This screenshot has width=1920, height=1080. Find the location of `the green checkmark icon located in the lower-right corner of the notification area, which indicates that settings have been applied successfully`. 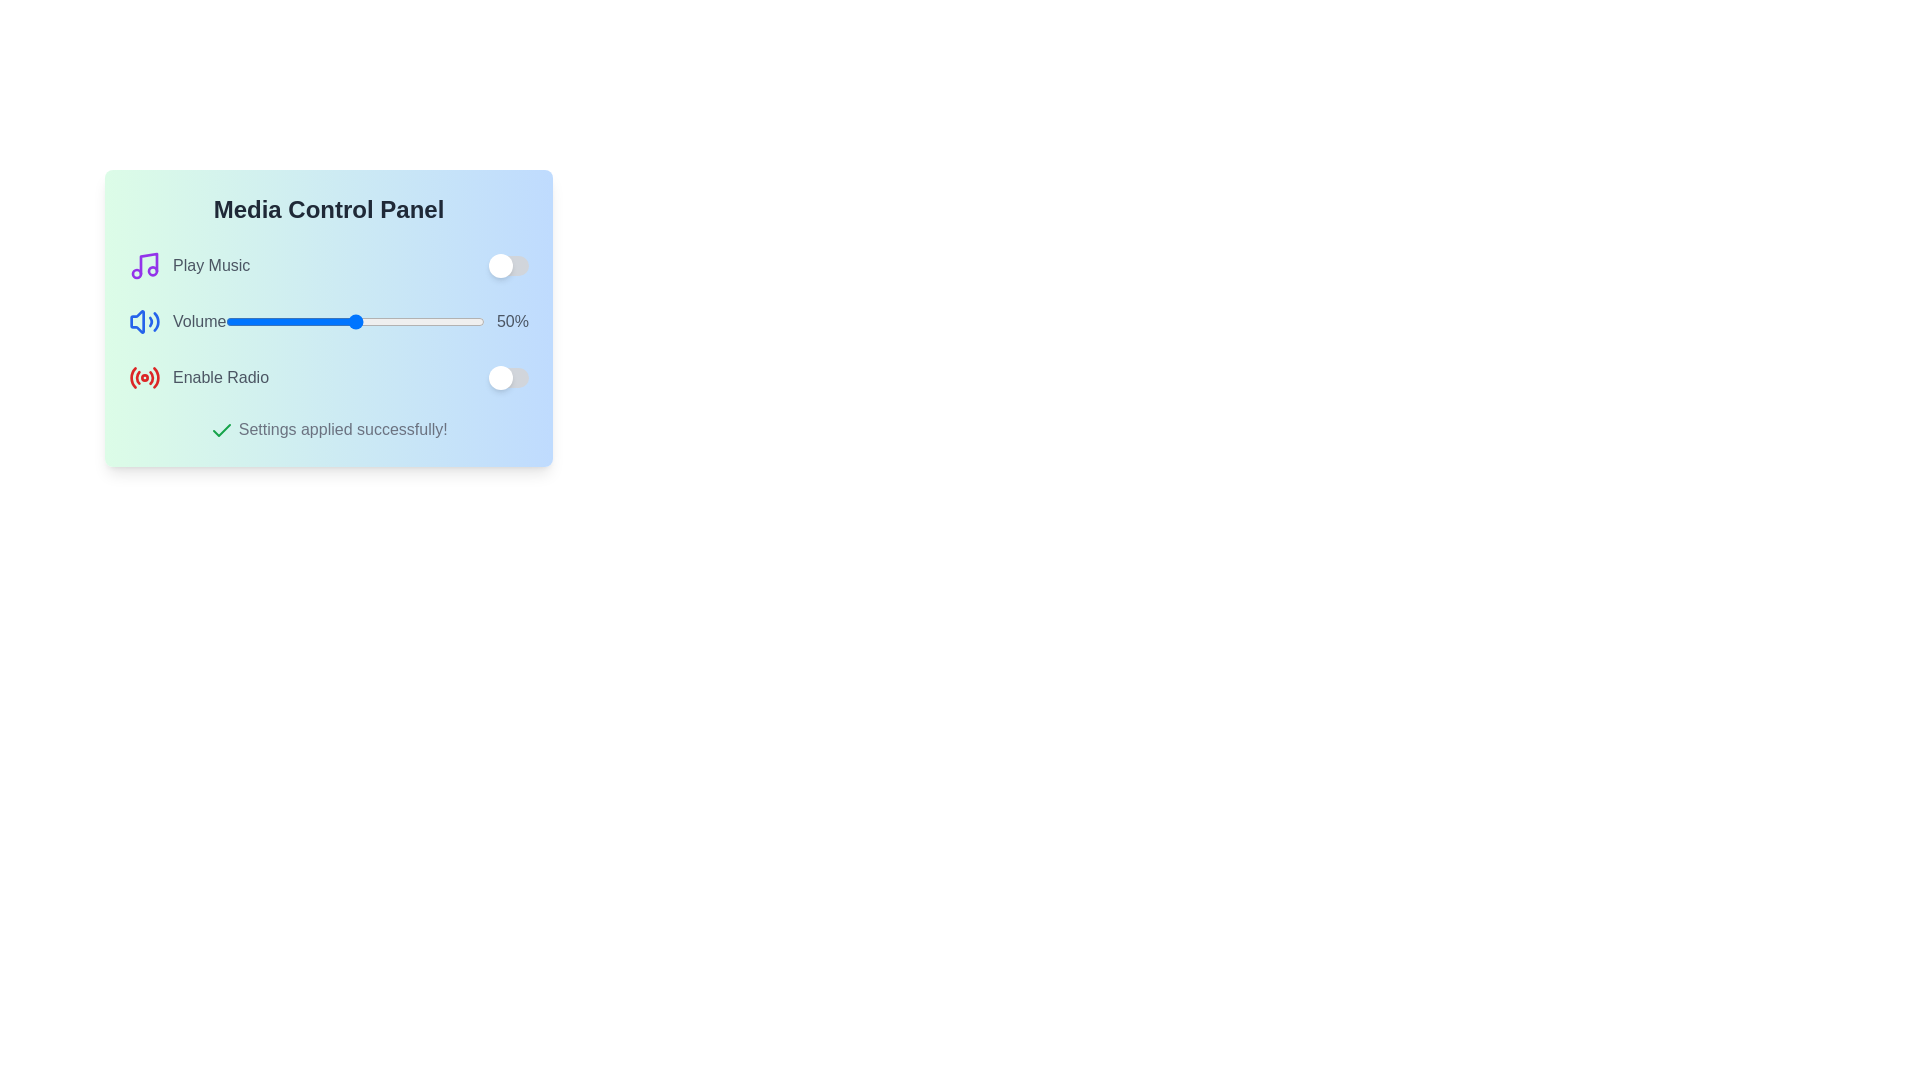

the green checkmark icon located in the lower-right corner of the notification area, which indicates that settings have been applied successfully is located at coordinates (222, 429).